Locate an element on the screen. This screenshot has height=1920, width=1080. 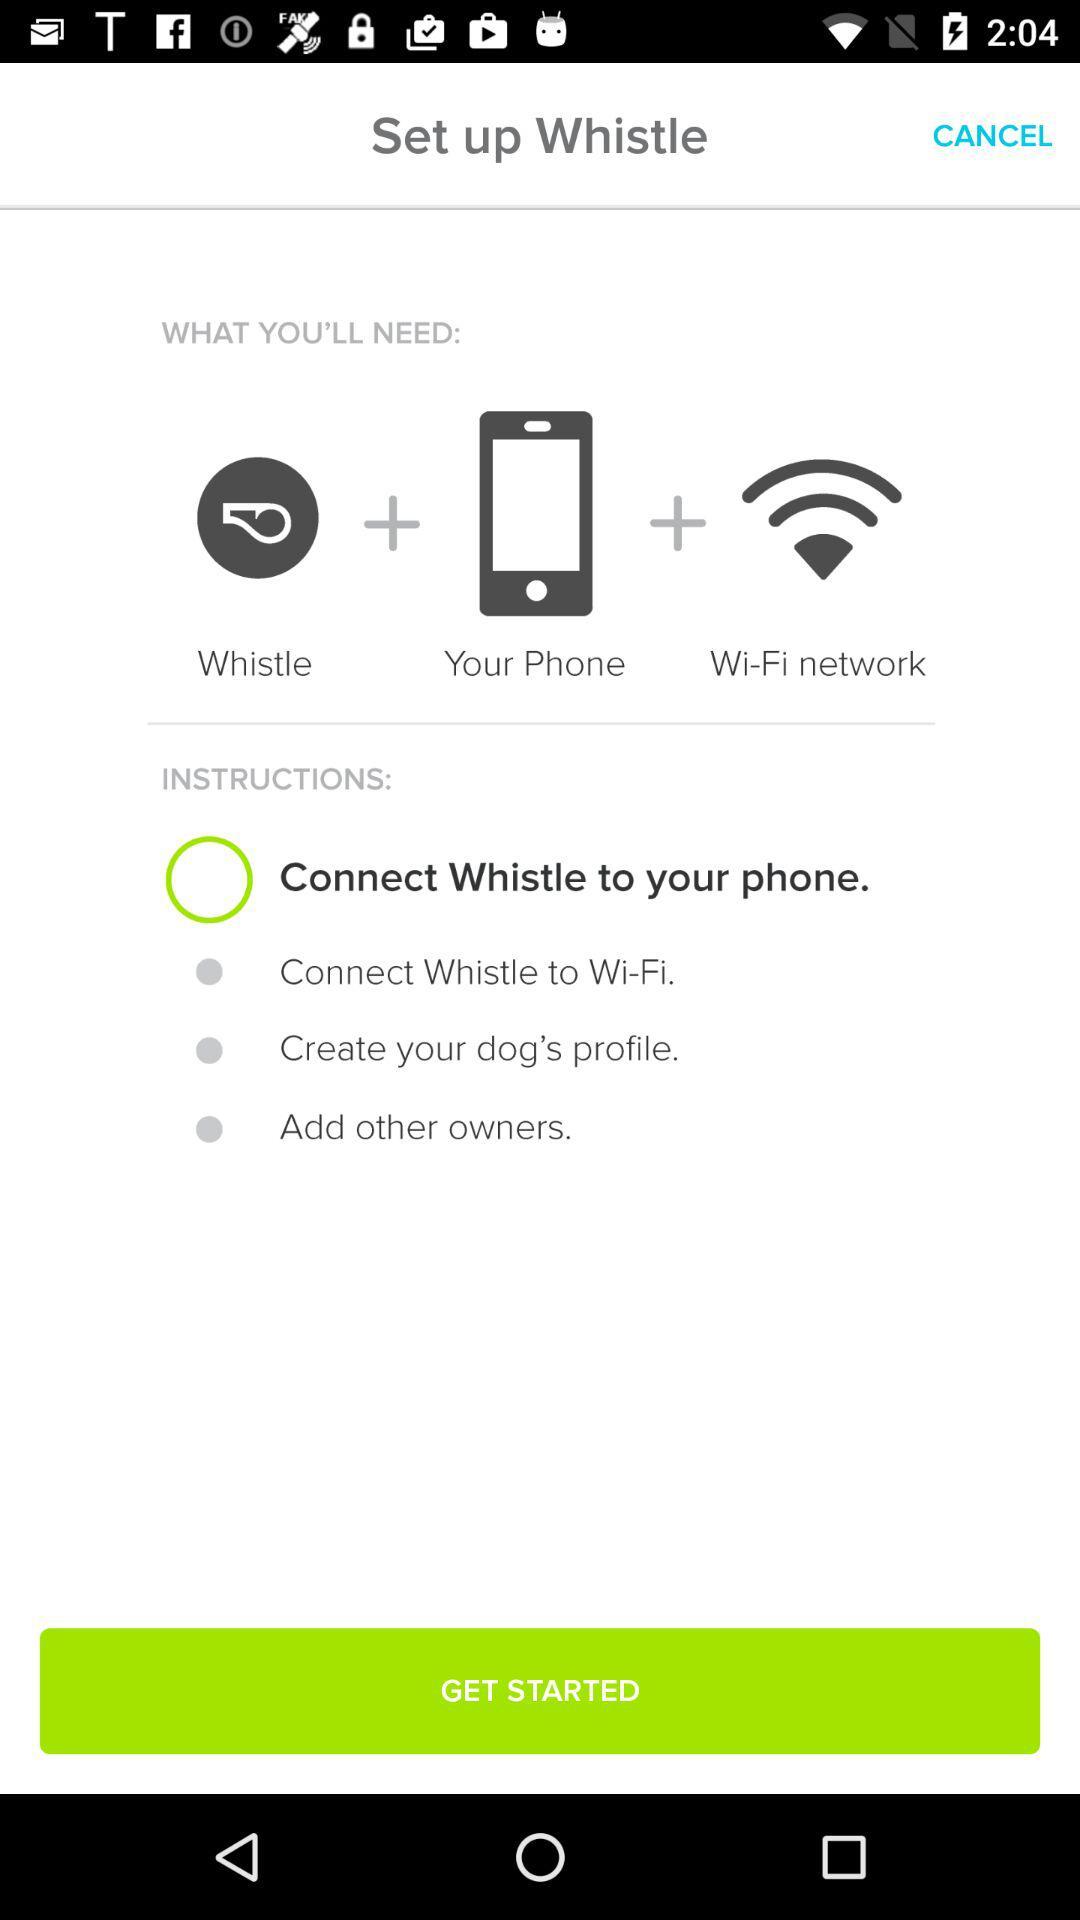
the icon at the top right corner is located at coordinates (992, 135).